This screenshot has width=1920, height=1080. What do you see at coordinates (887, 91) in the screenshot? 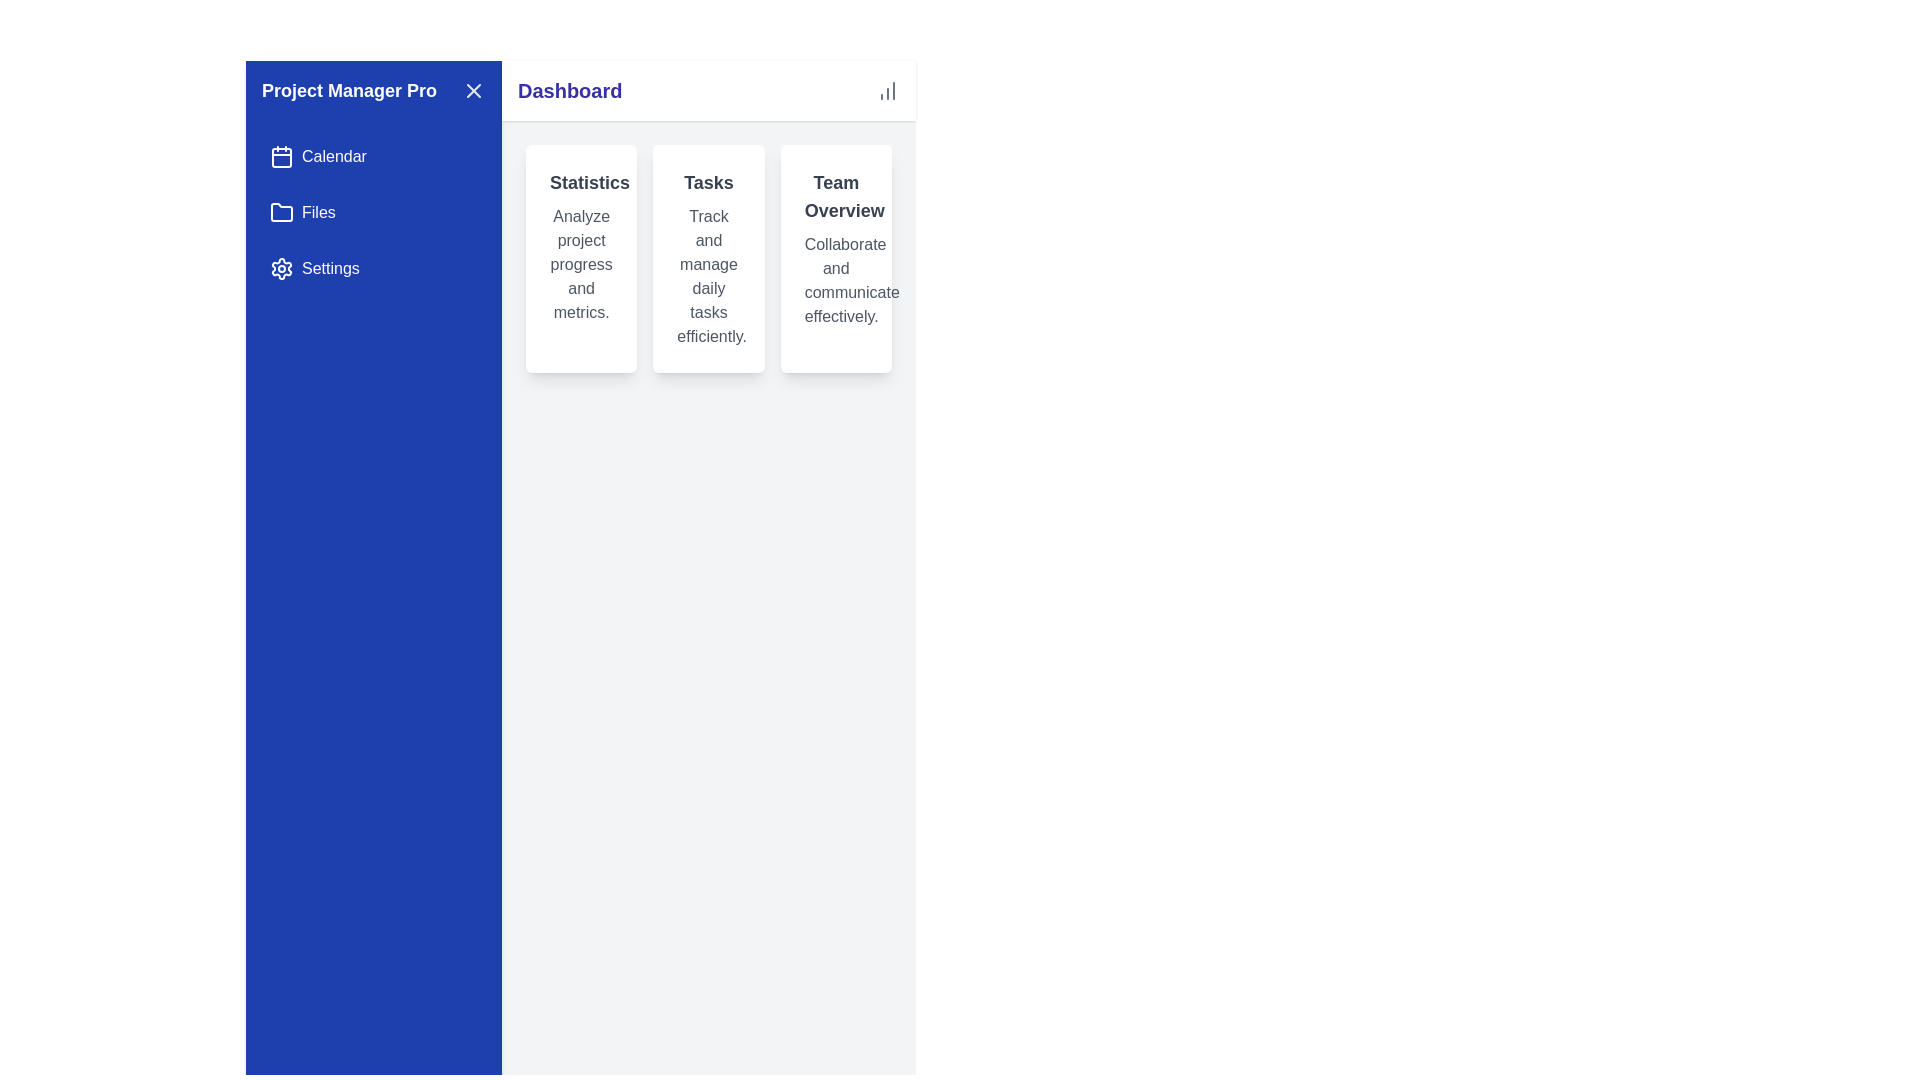
I see `the small, compact icon with three vertical bars indicating a column chart representation located at the top-right corner of the 'Dashboard' header` at bounding box center [887, 91].